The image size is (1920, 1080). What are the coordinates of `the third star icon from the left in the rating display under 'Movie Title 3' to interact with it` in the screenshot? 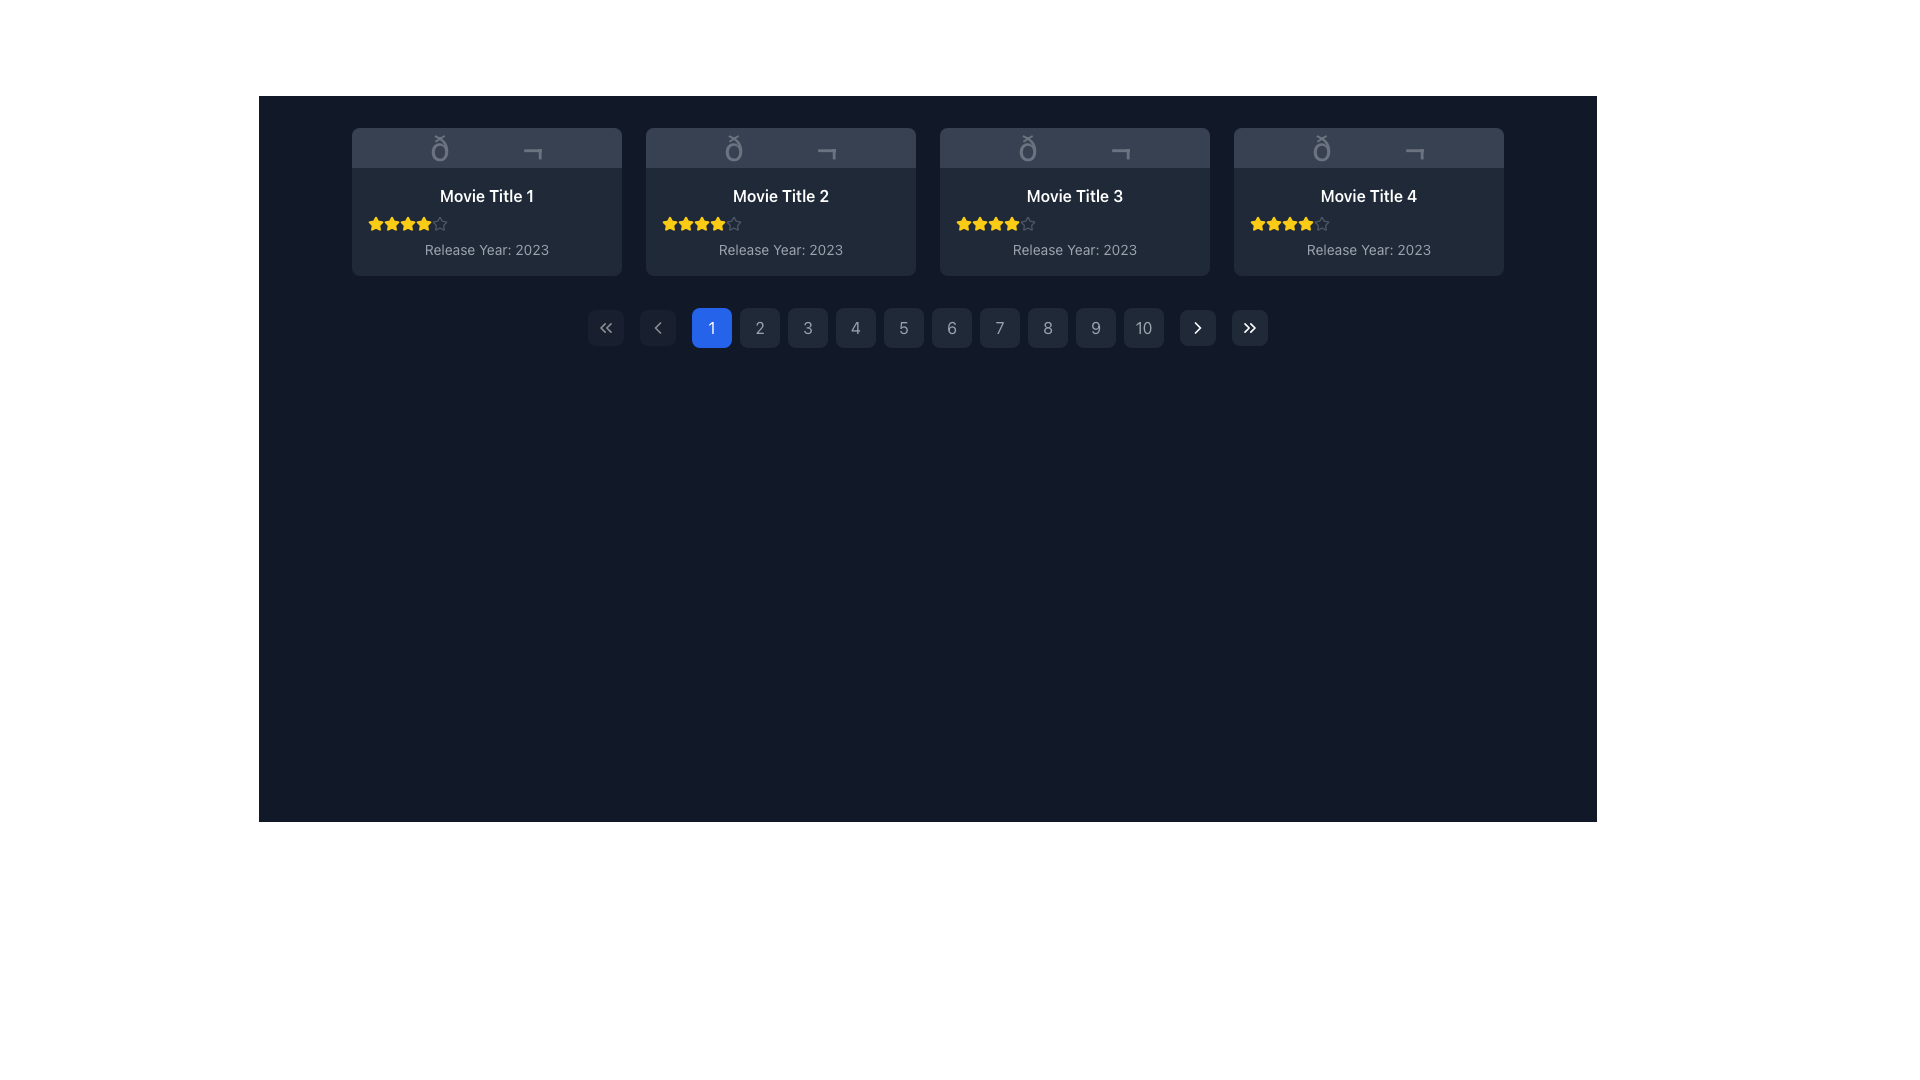 It's located at (979, 223).